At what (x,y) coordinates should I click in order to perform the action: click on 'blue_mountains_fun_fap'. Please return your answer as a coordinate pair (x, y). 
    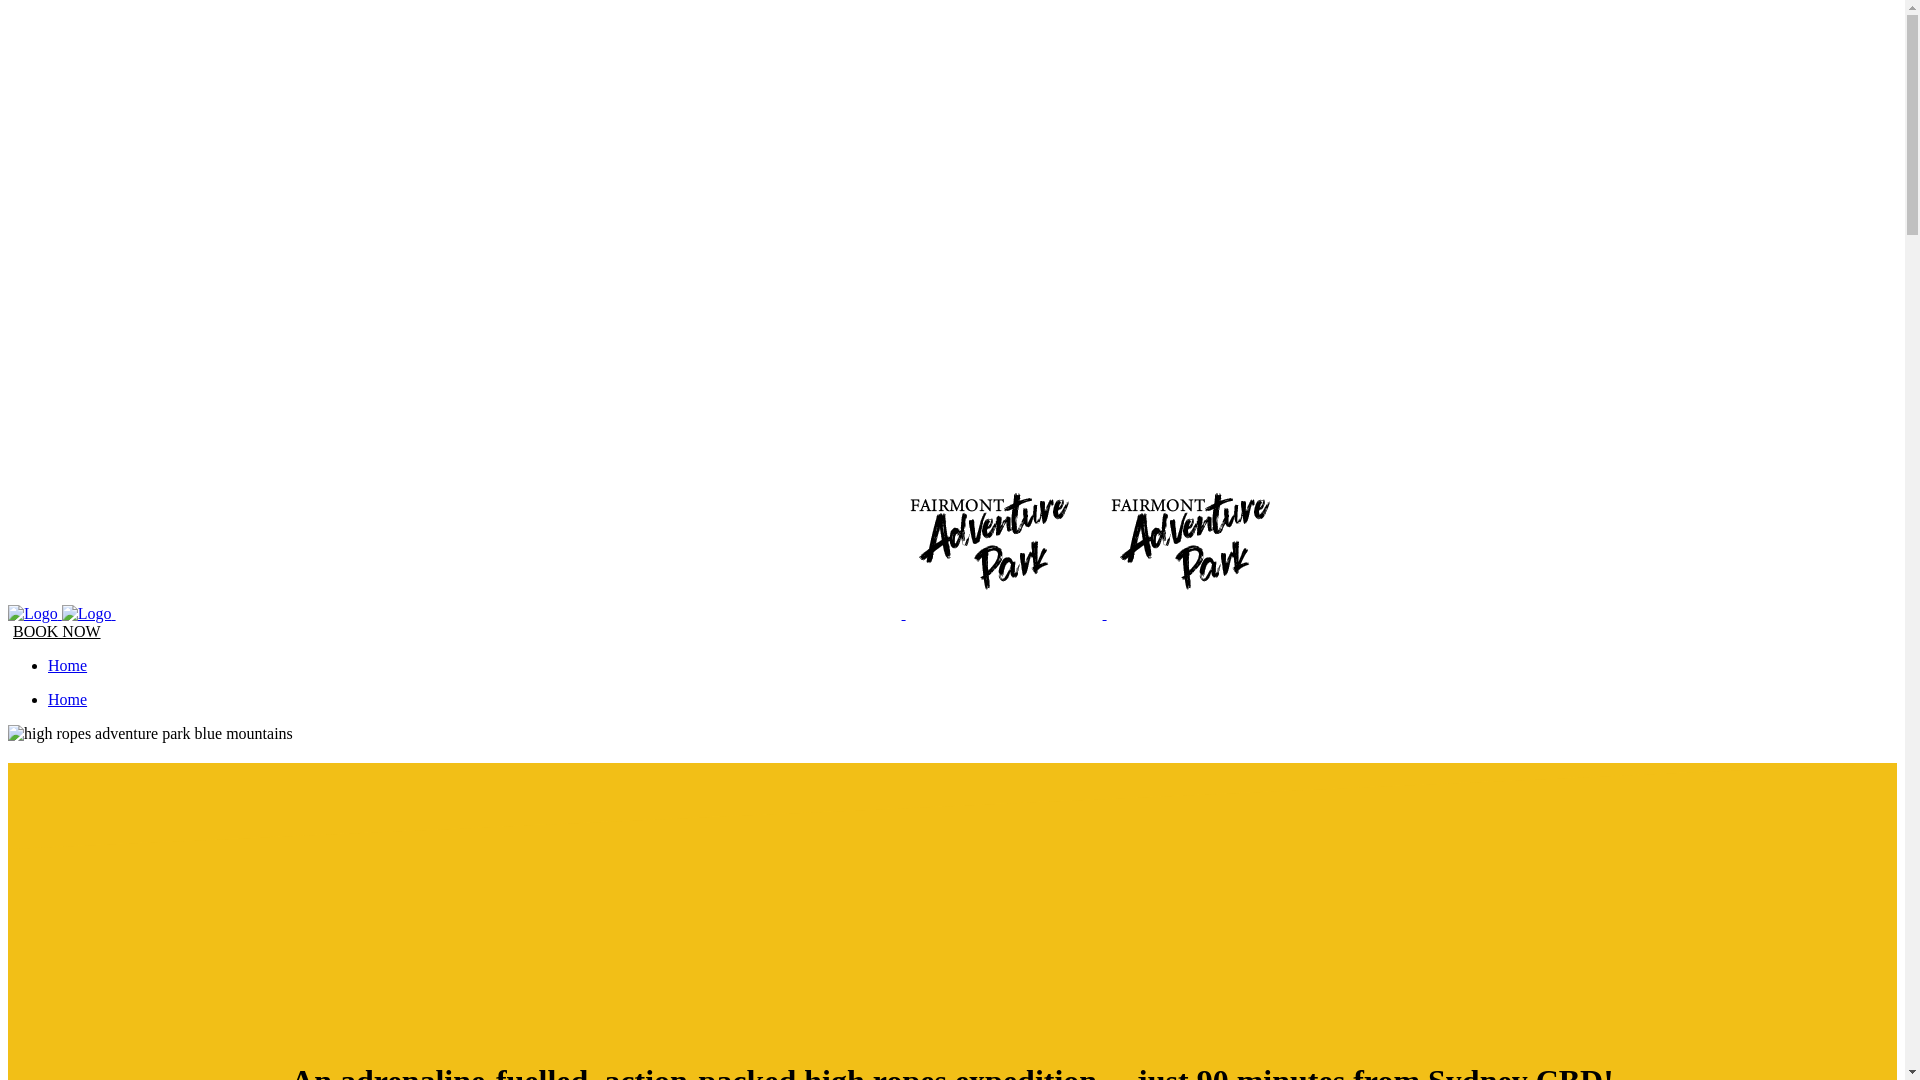
    Looking at the image, I should click on (149, 733).